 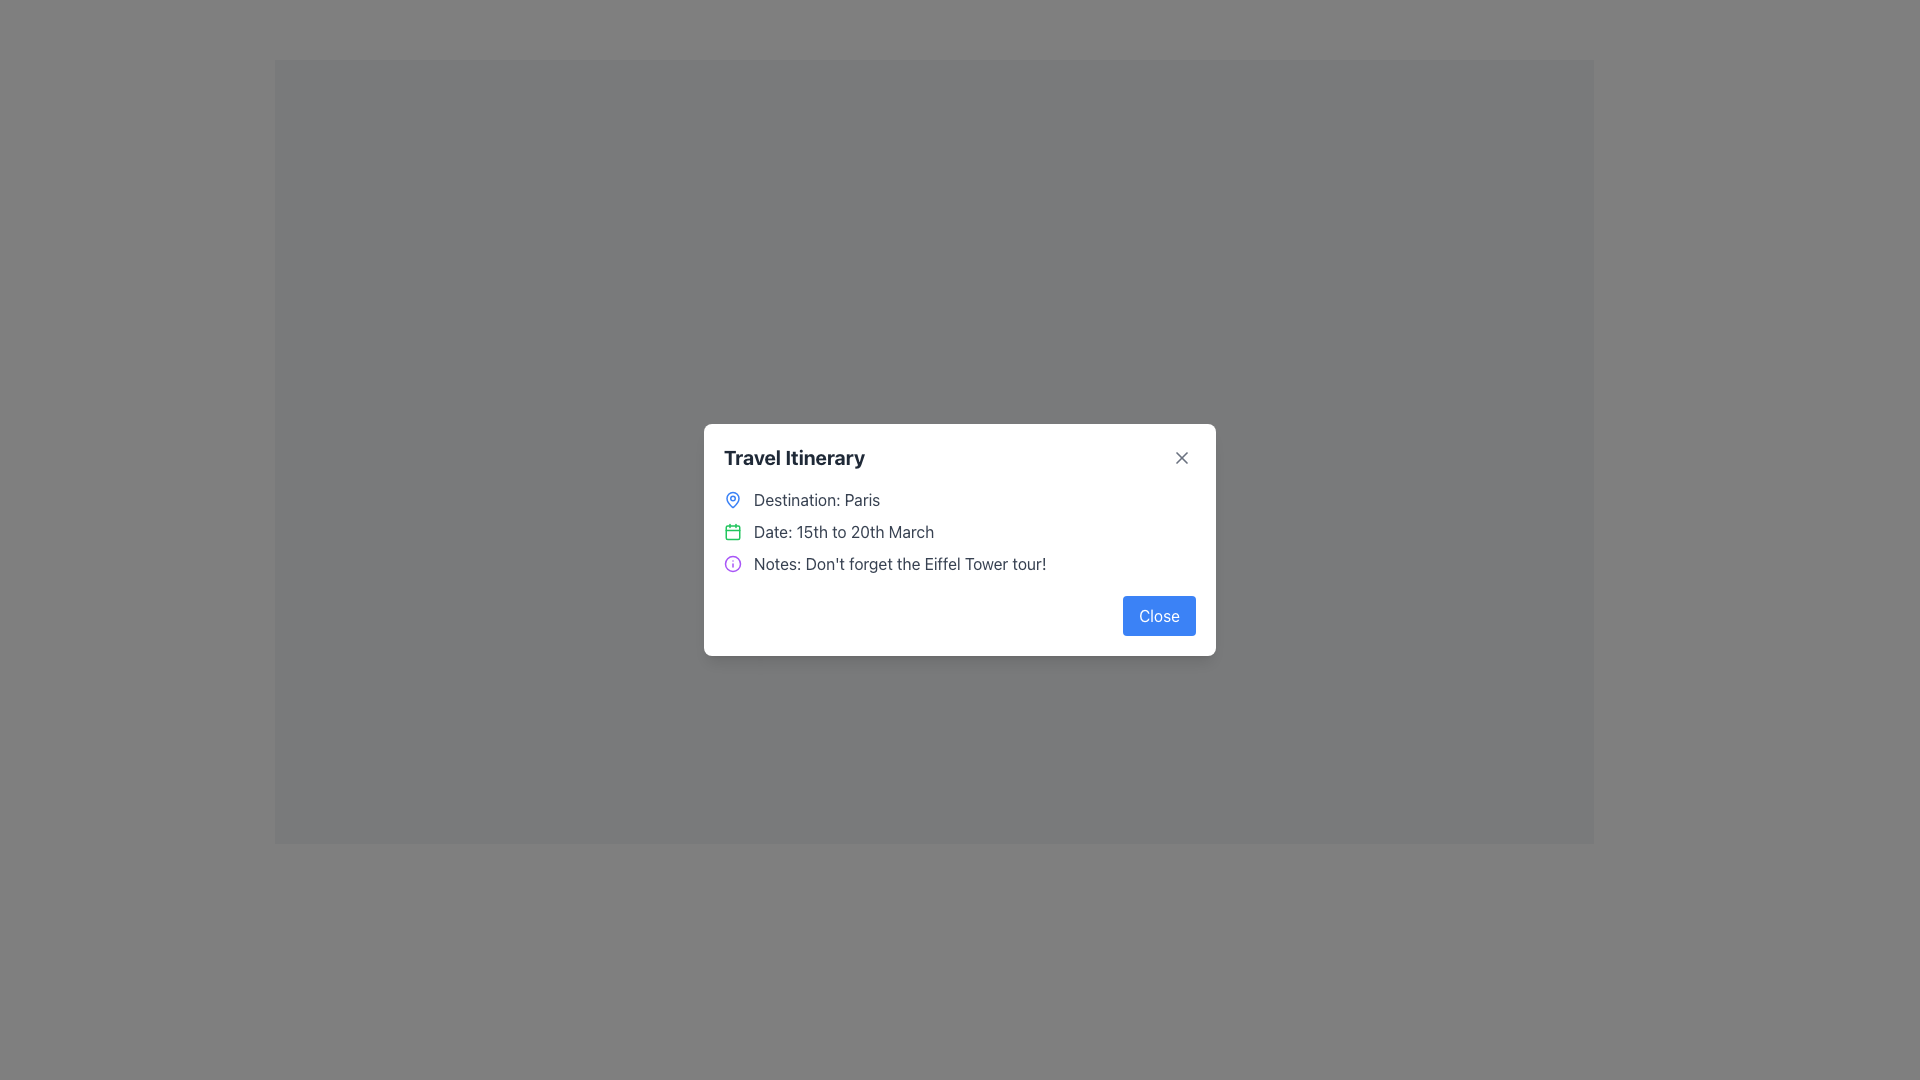 I want to click on the small icon resembling a diagonal cross located in the top-right corner of the 'Travel Itinerary' dialog box, so click(x=1181, y=458).